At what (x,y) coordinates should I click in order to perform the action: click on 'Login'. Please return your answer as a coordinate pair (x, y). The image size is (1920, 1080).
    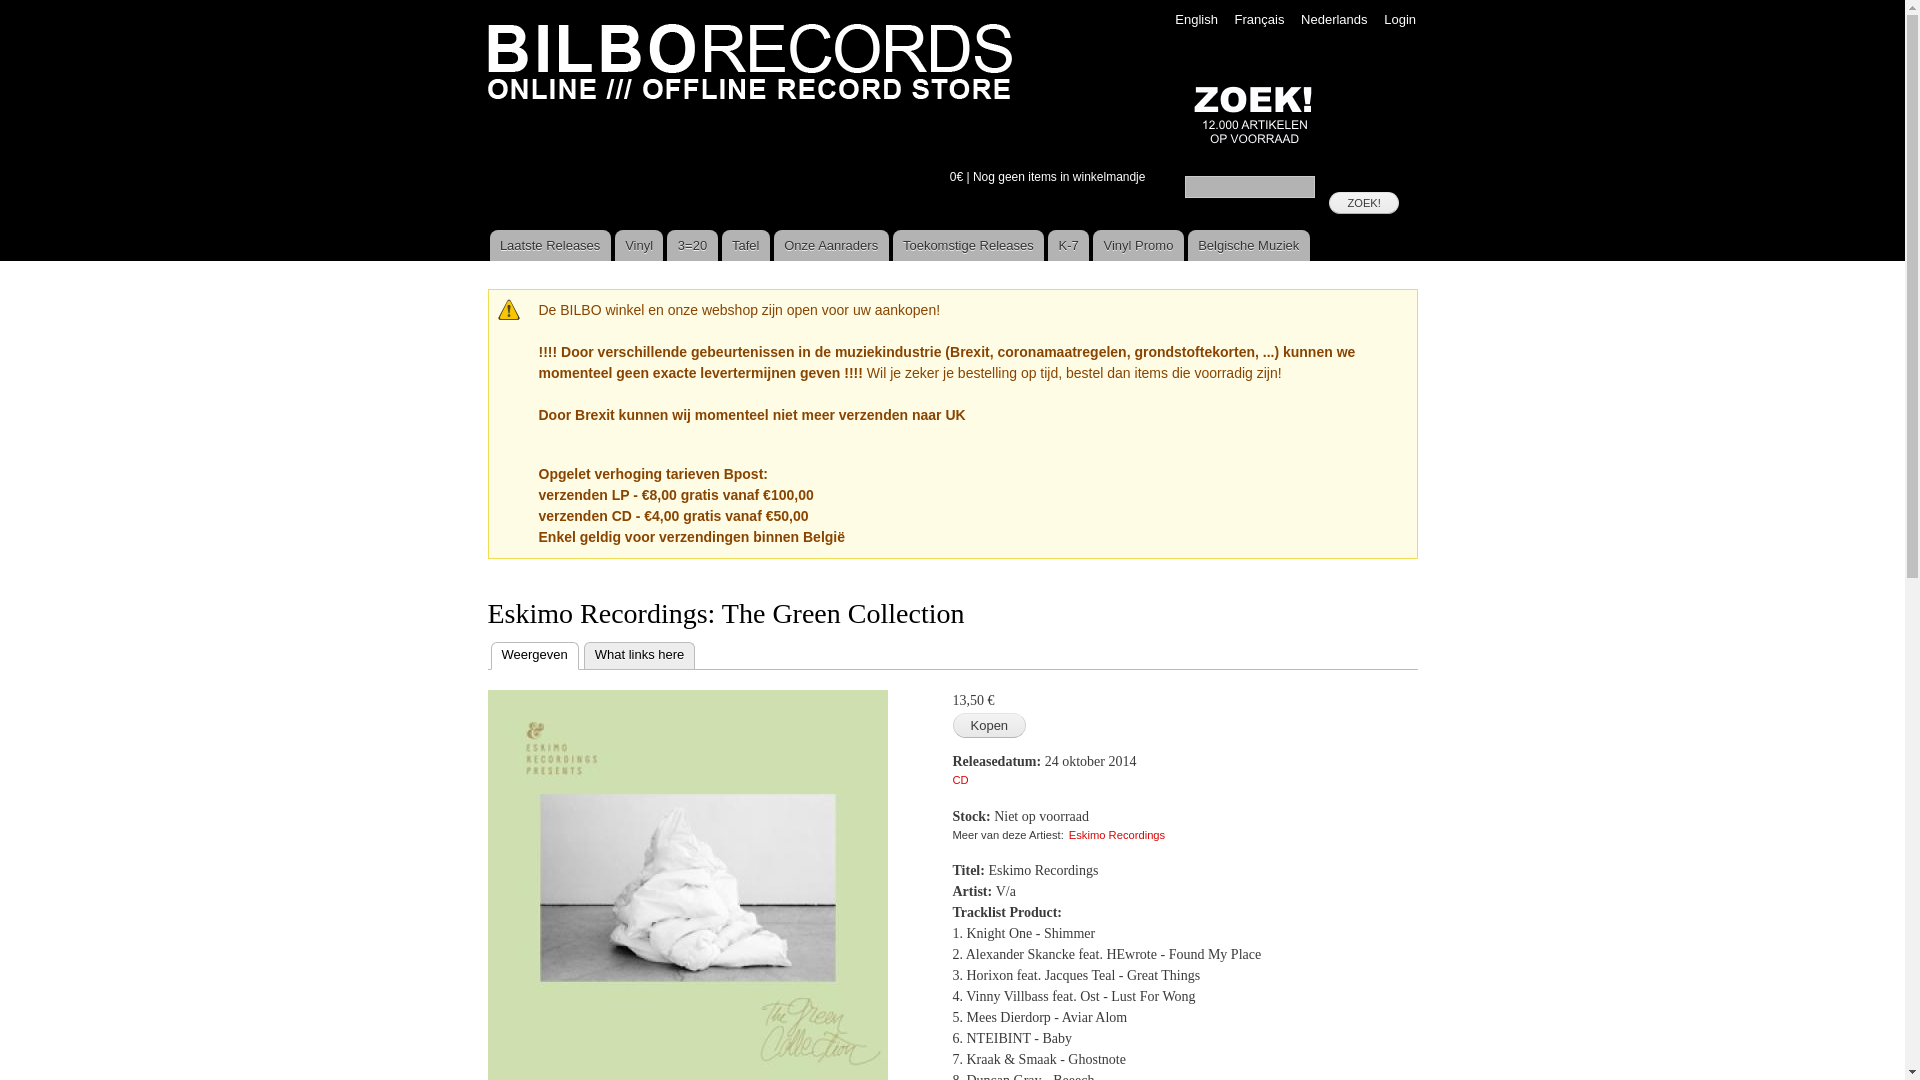
    Looking at the image, I should click on (1399, 19).